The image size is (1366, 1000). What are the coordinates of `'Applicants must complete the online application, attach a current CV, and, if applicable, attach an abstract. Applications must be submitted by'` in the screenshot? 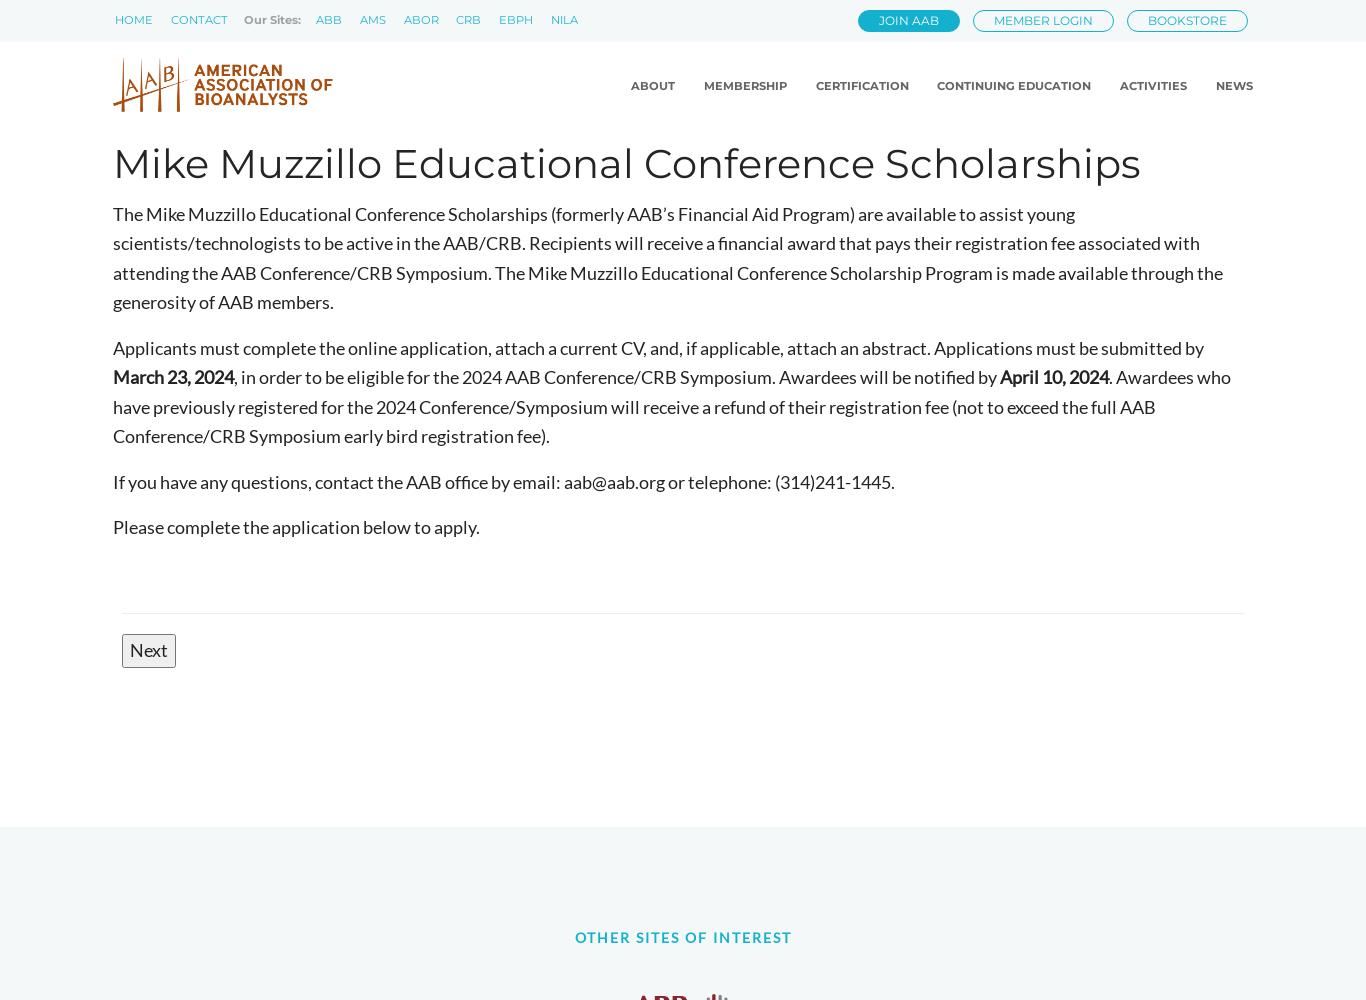 It's located at (657, 346).